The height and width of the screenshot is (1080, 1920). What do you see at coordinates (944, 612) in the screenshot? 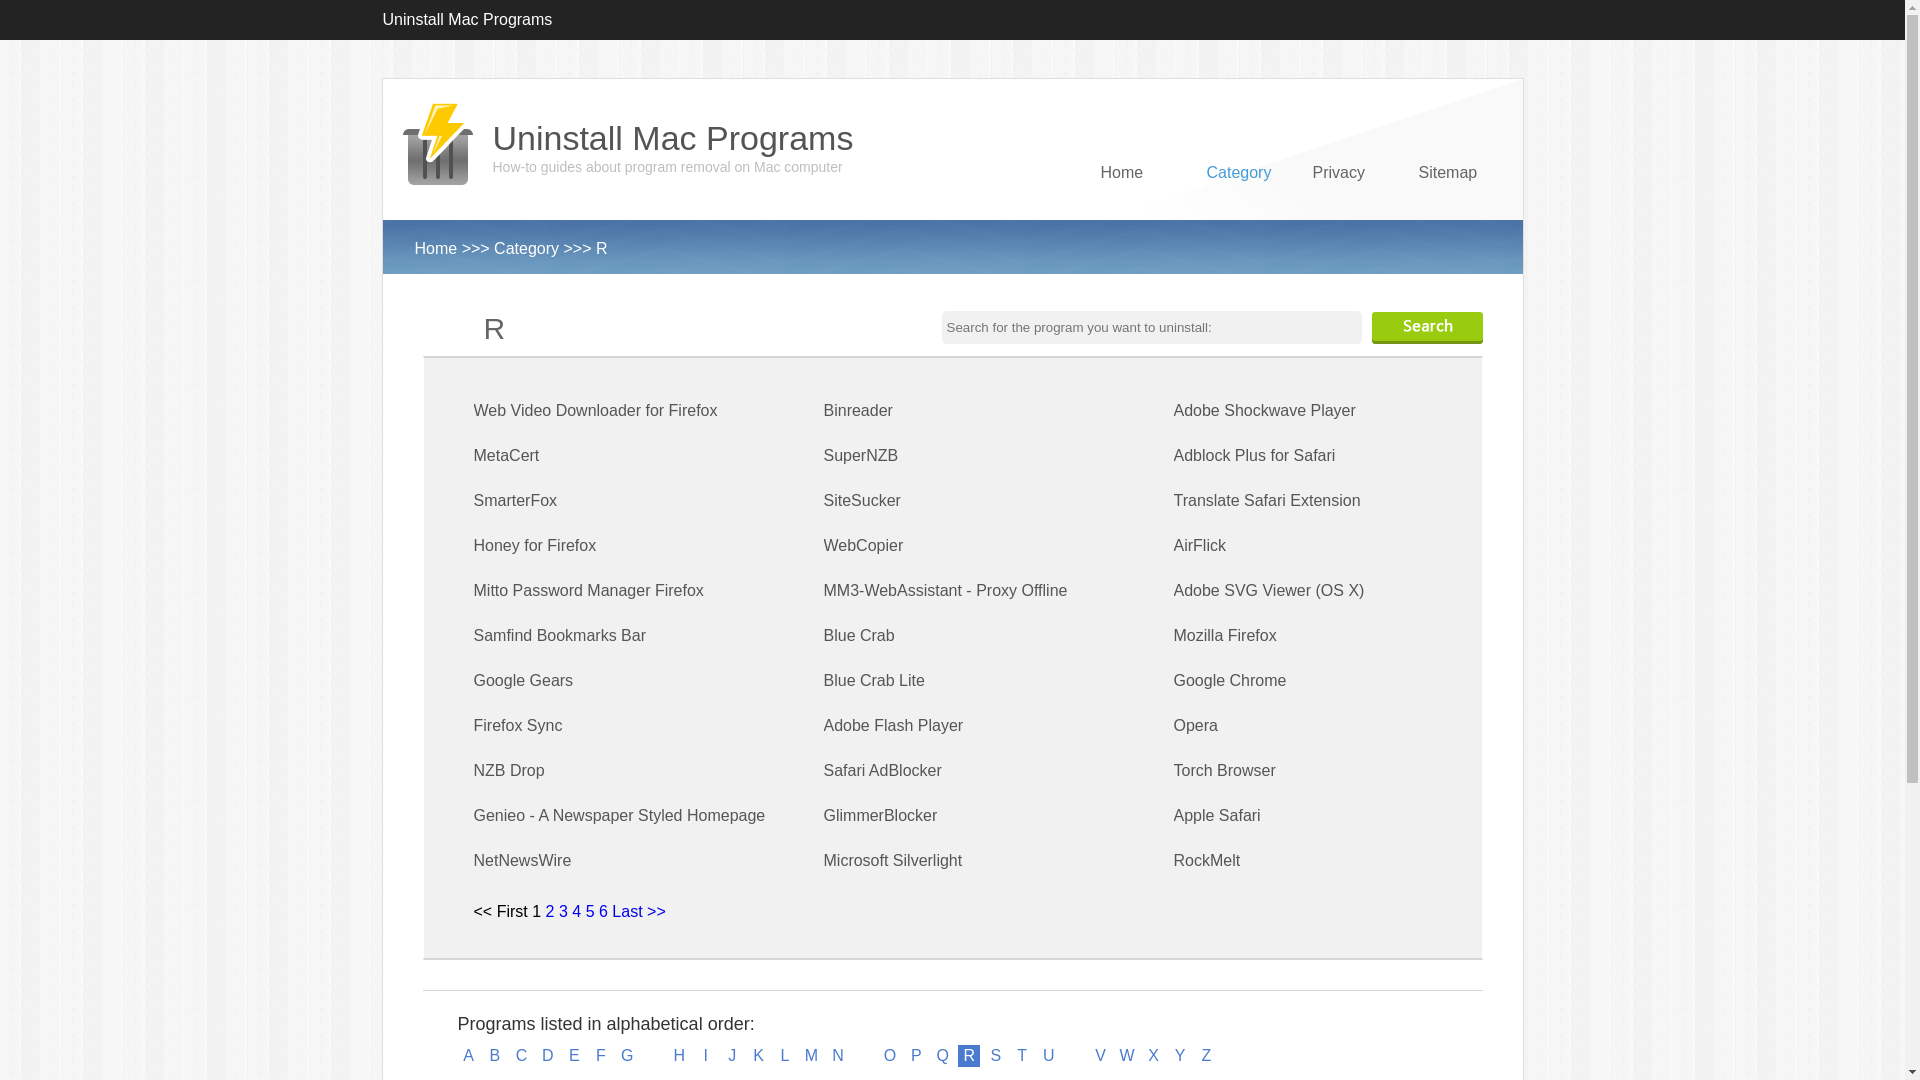
I see `'MM3-WebAssistant - Proxy Offline Browser'` at bounding box center [944, 612].